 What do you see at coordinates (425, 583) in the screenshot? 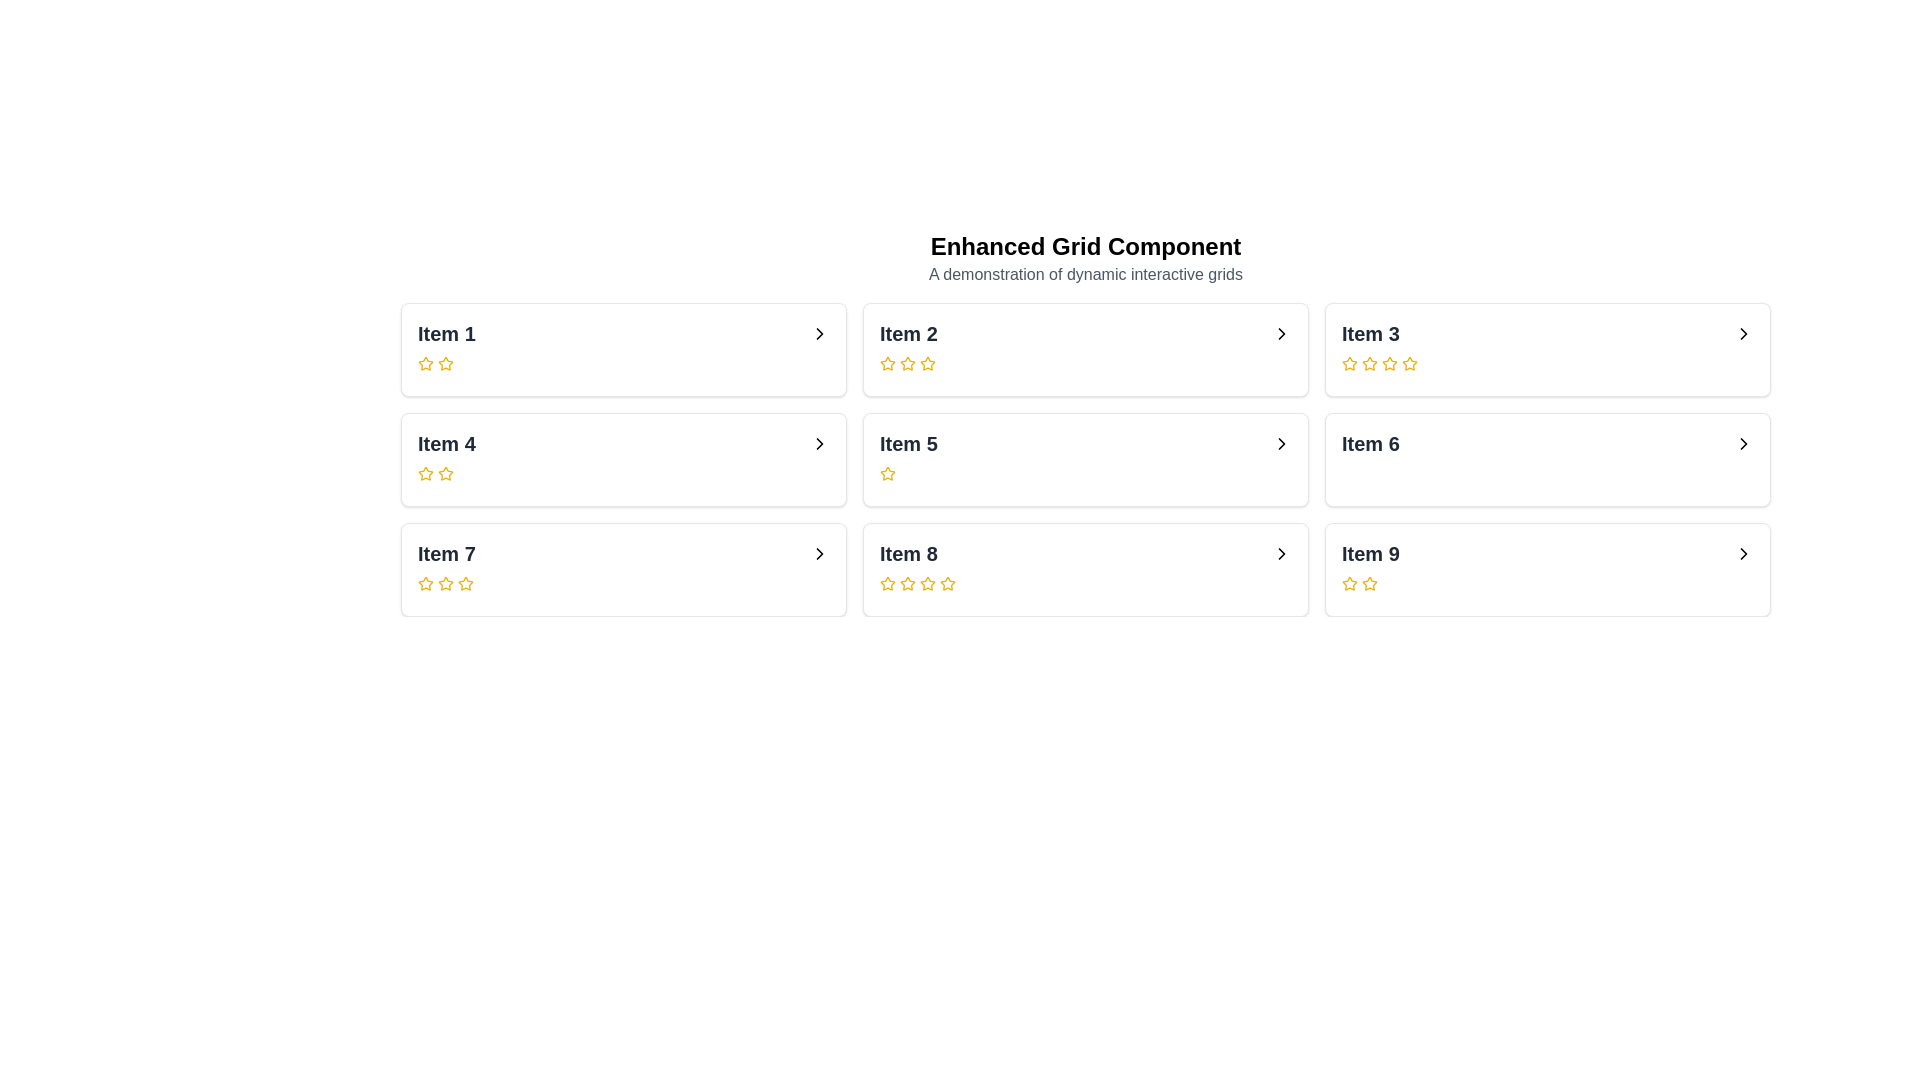
I see `the second empty star icon in the rating system of the 'Item 7' card, outlined in yellow, located in the first column, third row of the grid layout` at bounding box center [425, 583].